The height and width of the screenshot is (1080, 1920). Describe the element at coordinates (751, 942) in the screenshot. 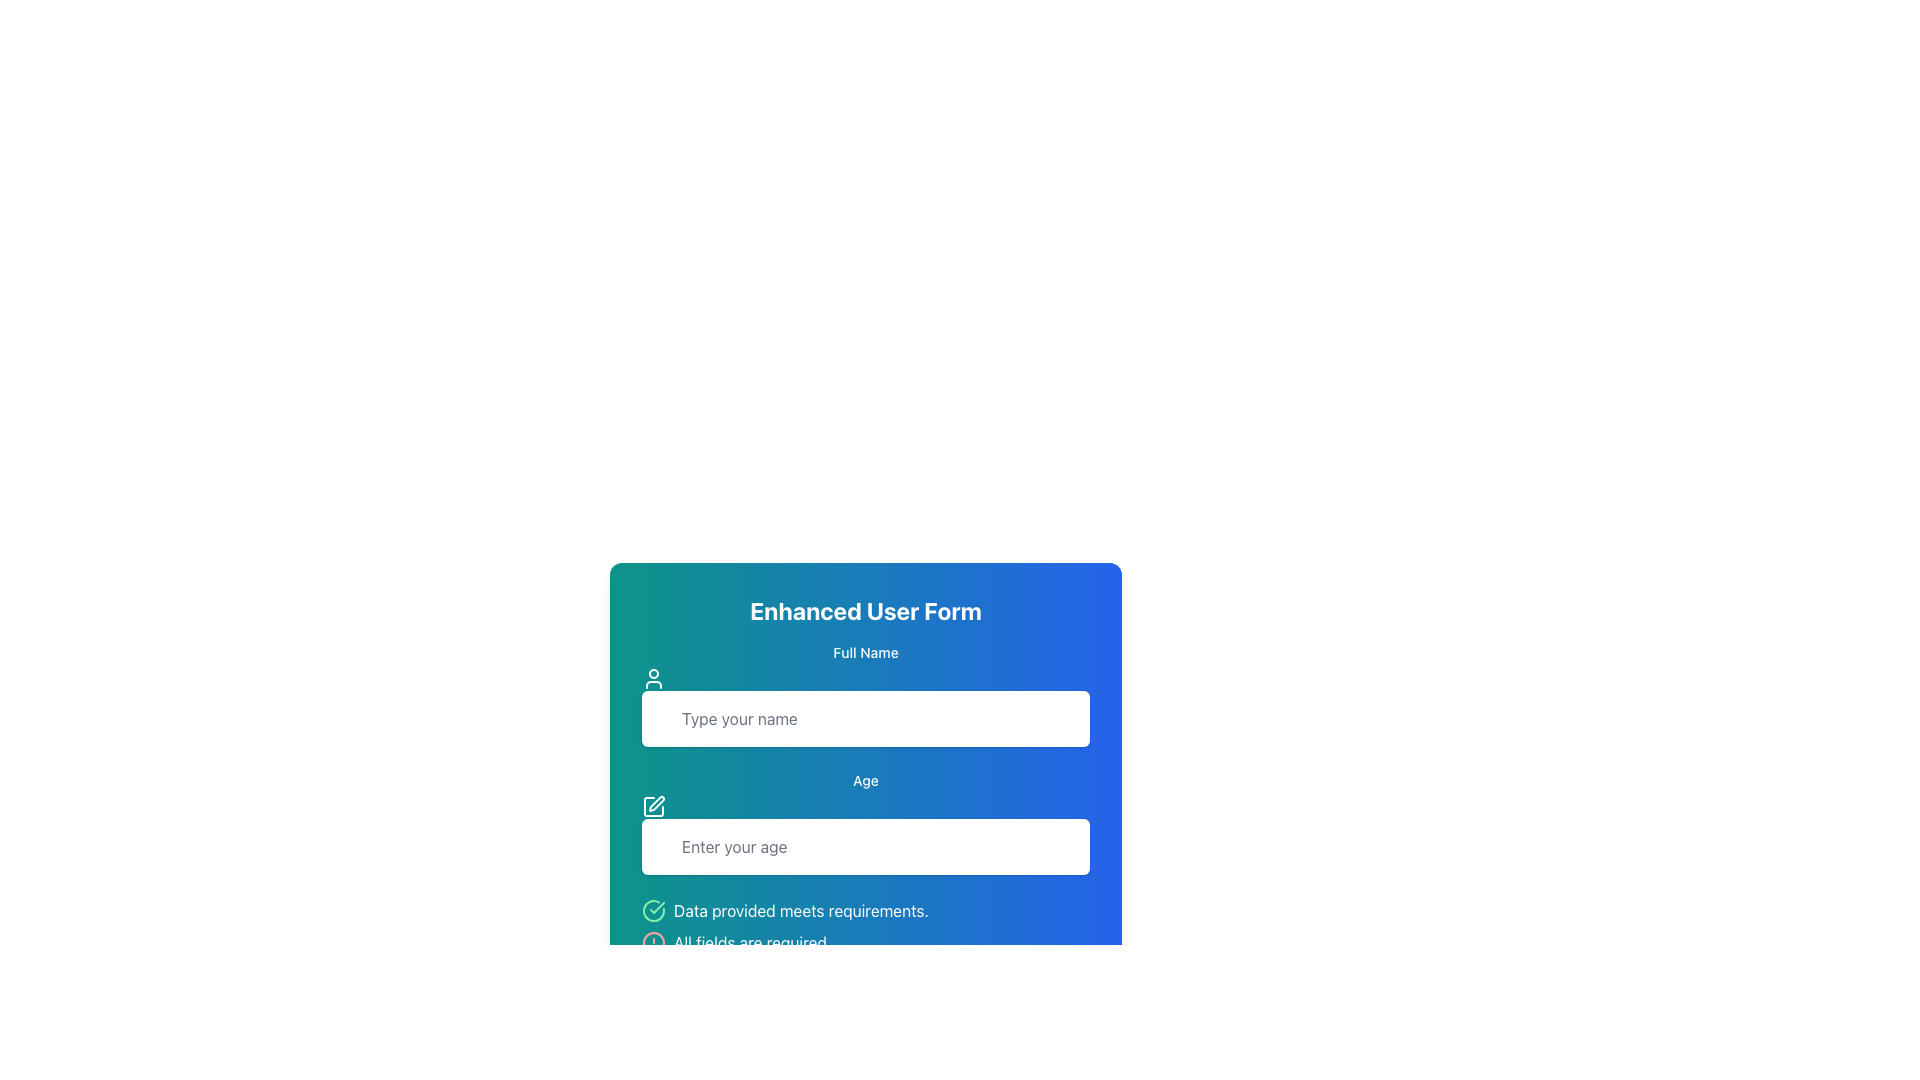

I see `the static text label displaying 'All fields are required.' positioned at the bottom of the form, below the checkbox for 'Data provided meets requirements.'` at that location.